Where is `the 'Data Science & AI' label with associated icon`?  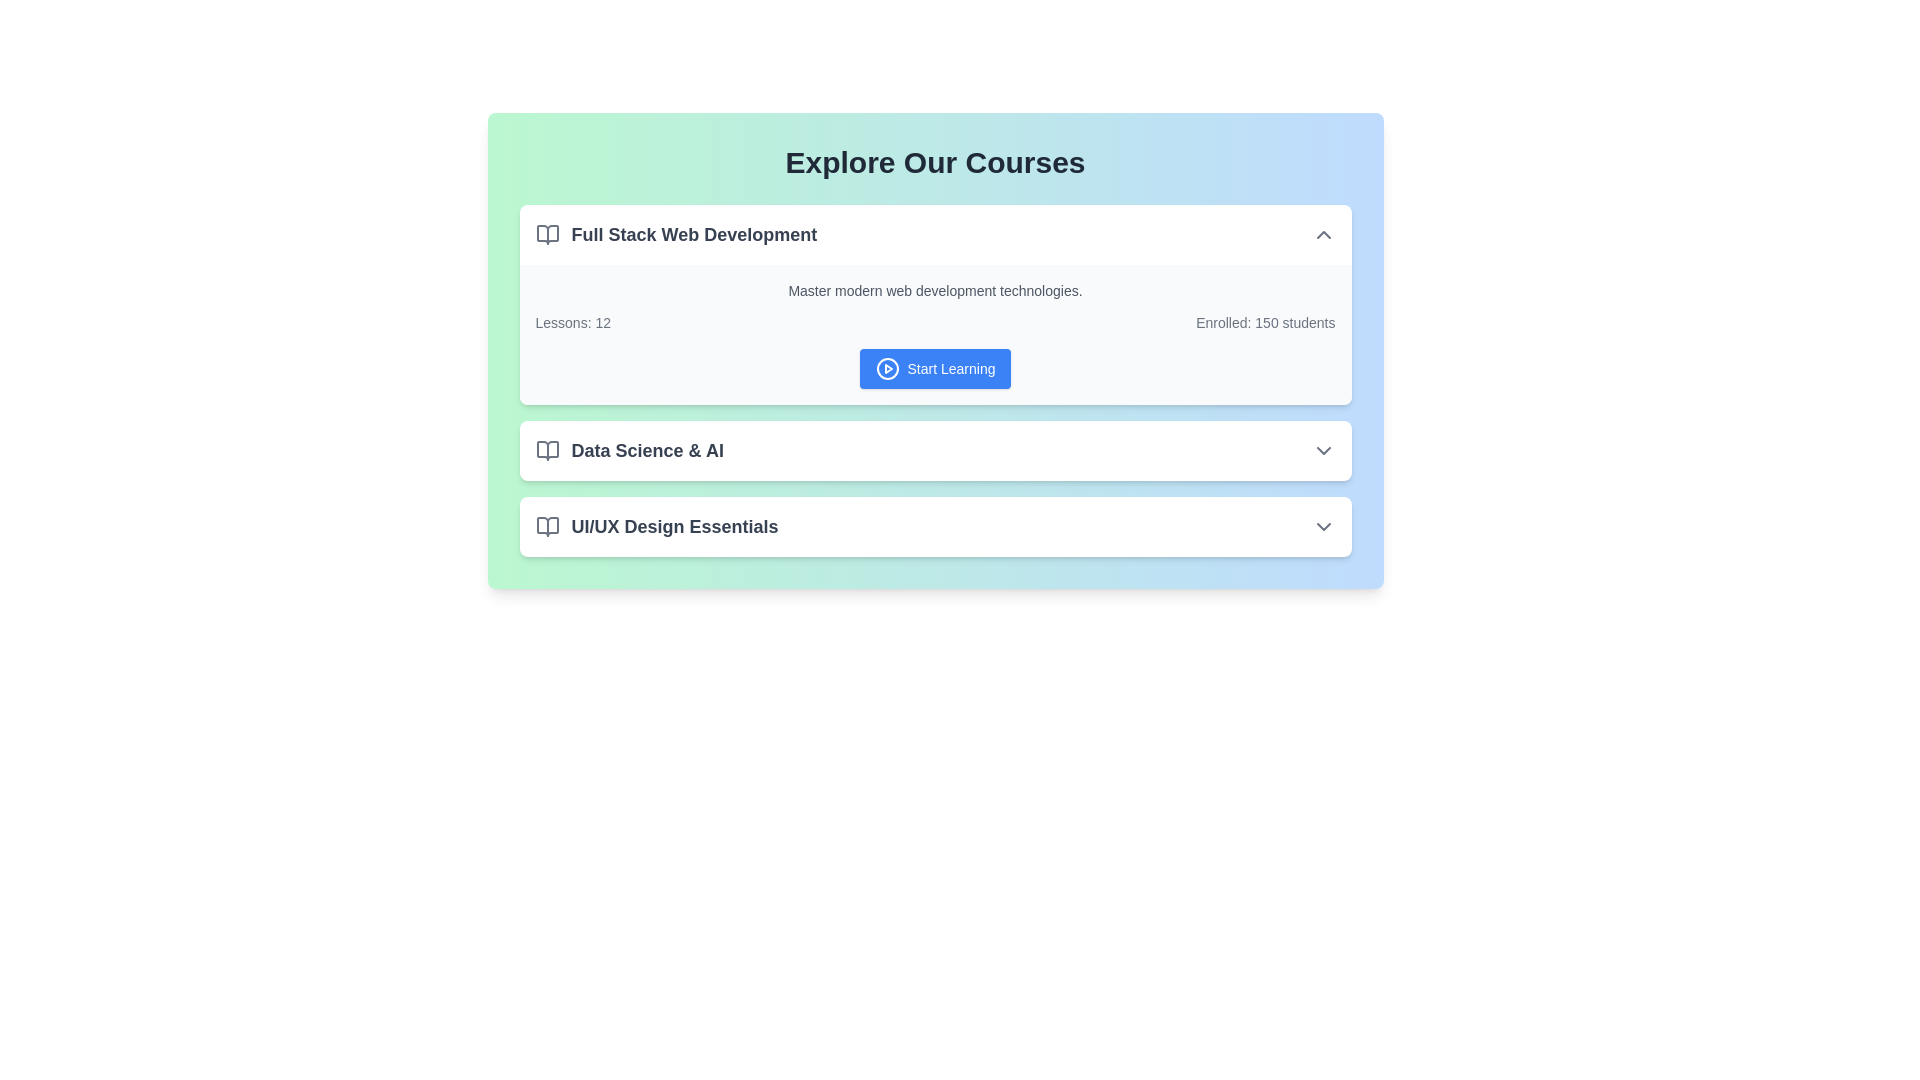
the 'Data Science & AI' label with associated icon is located at coordinates (628, 451).